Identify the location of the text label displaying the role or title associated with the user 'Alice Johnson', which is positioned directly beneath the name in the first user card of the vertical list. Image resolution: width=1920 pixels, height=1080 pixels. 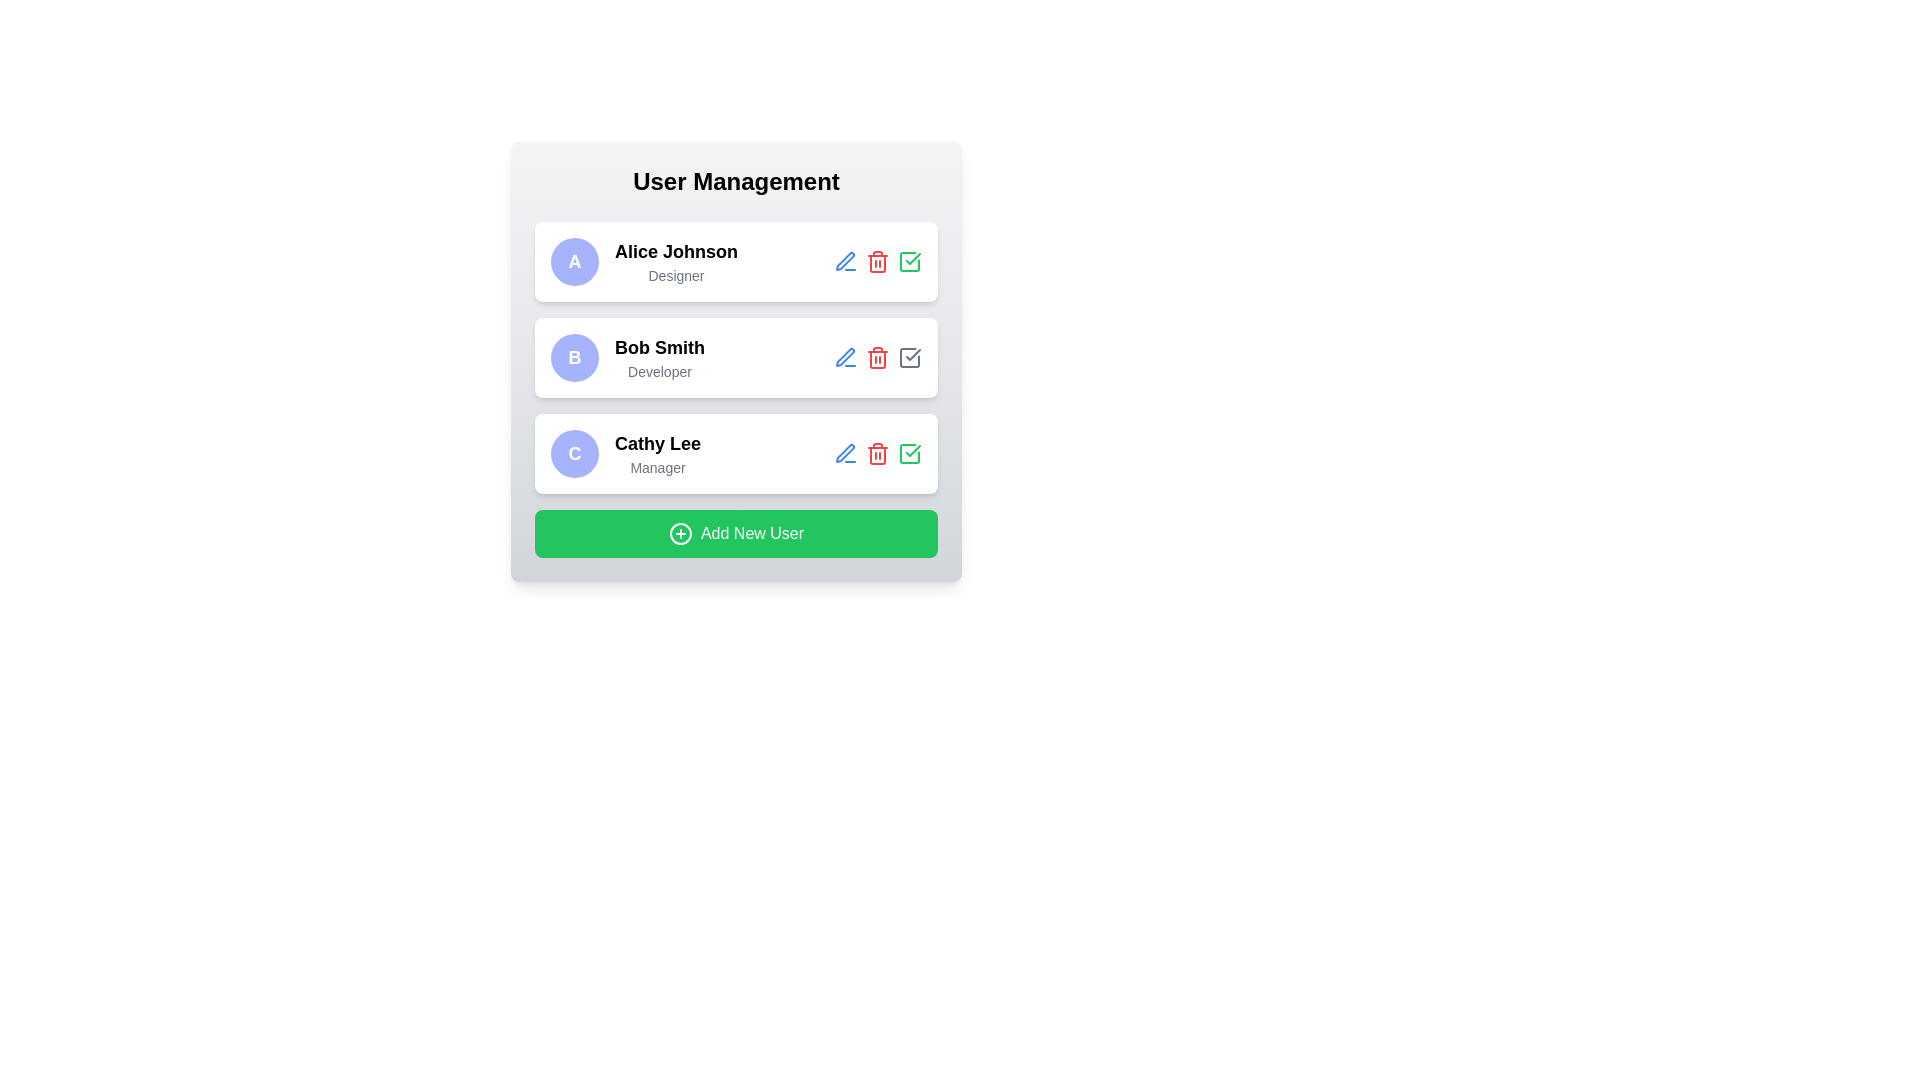
(676, 276).